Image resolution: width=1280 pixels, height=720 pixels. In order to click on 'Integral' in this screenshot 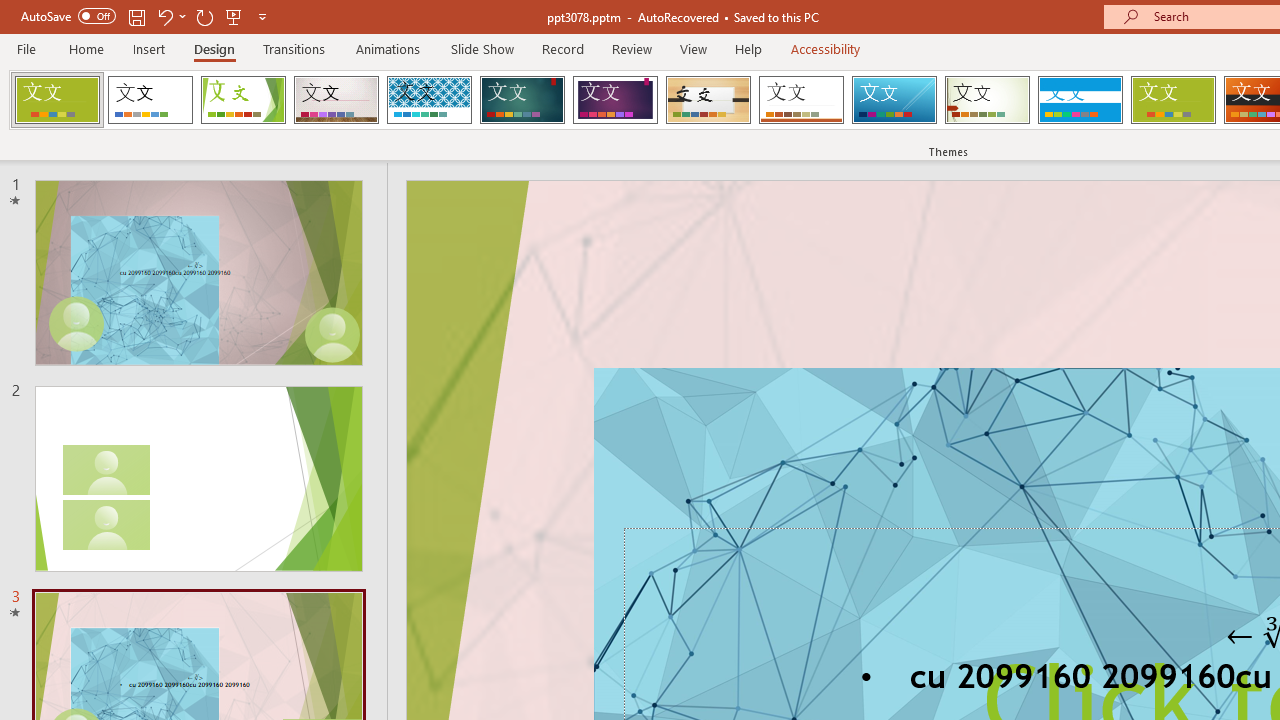, I will do `click(428, 100)`.